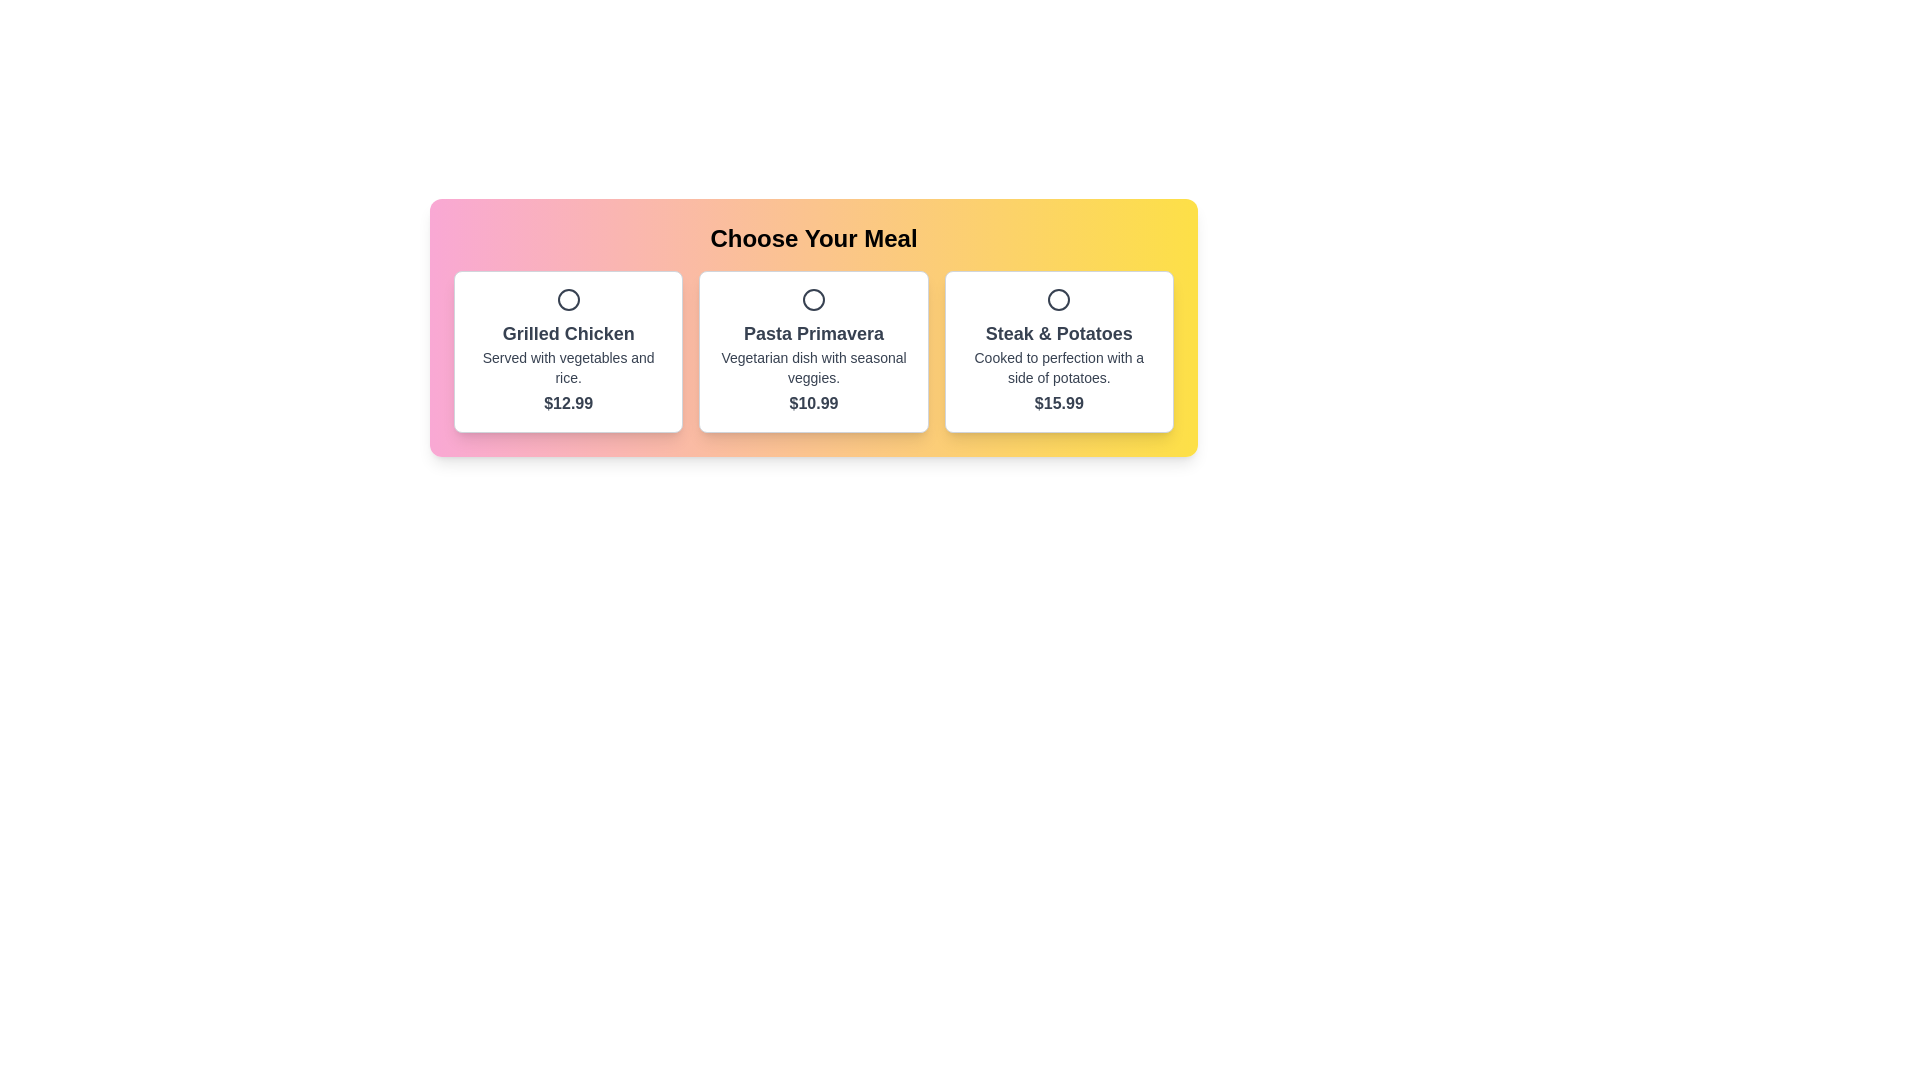 Image resolution: width=1920 pixels, height=1080 pixels. I want to click on description text label that elaborates on the 'Steak & Potatoes' meal, positioned centrally beneath the title and above the price within the meal card, so click(1058, 367).